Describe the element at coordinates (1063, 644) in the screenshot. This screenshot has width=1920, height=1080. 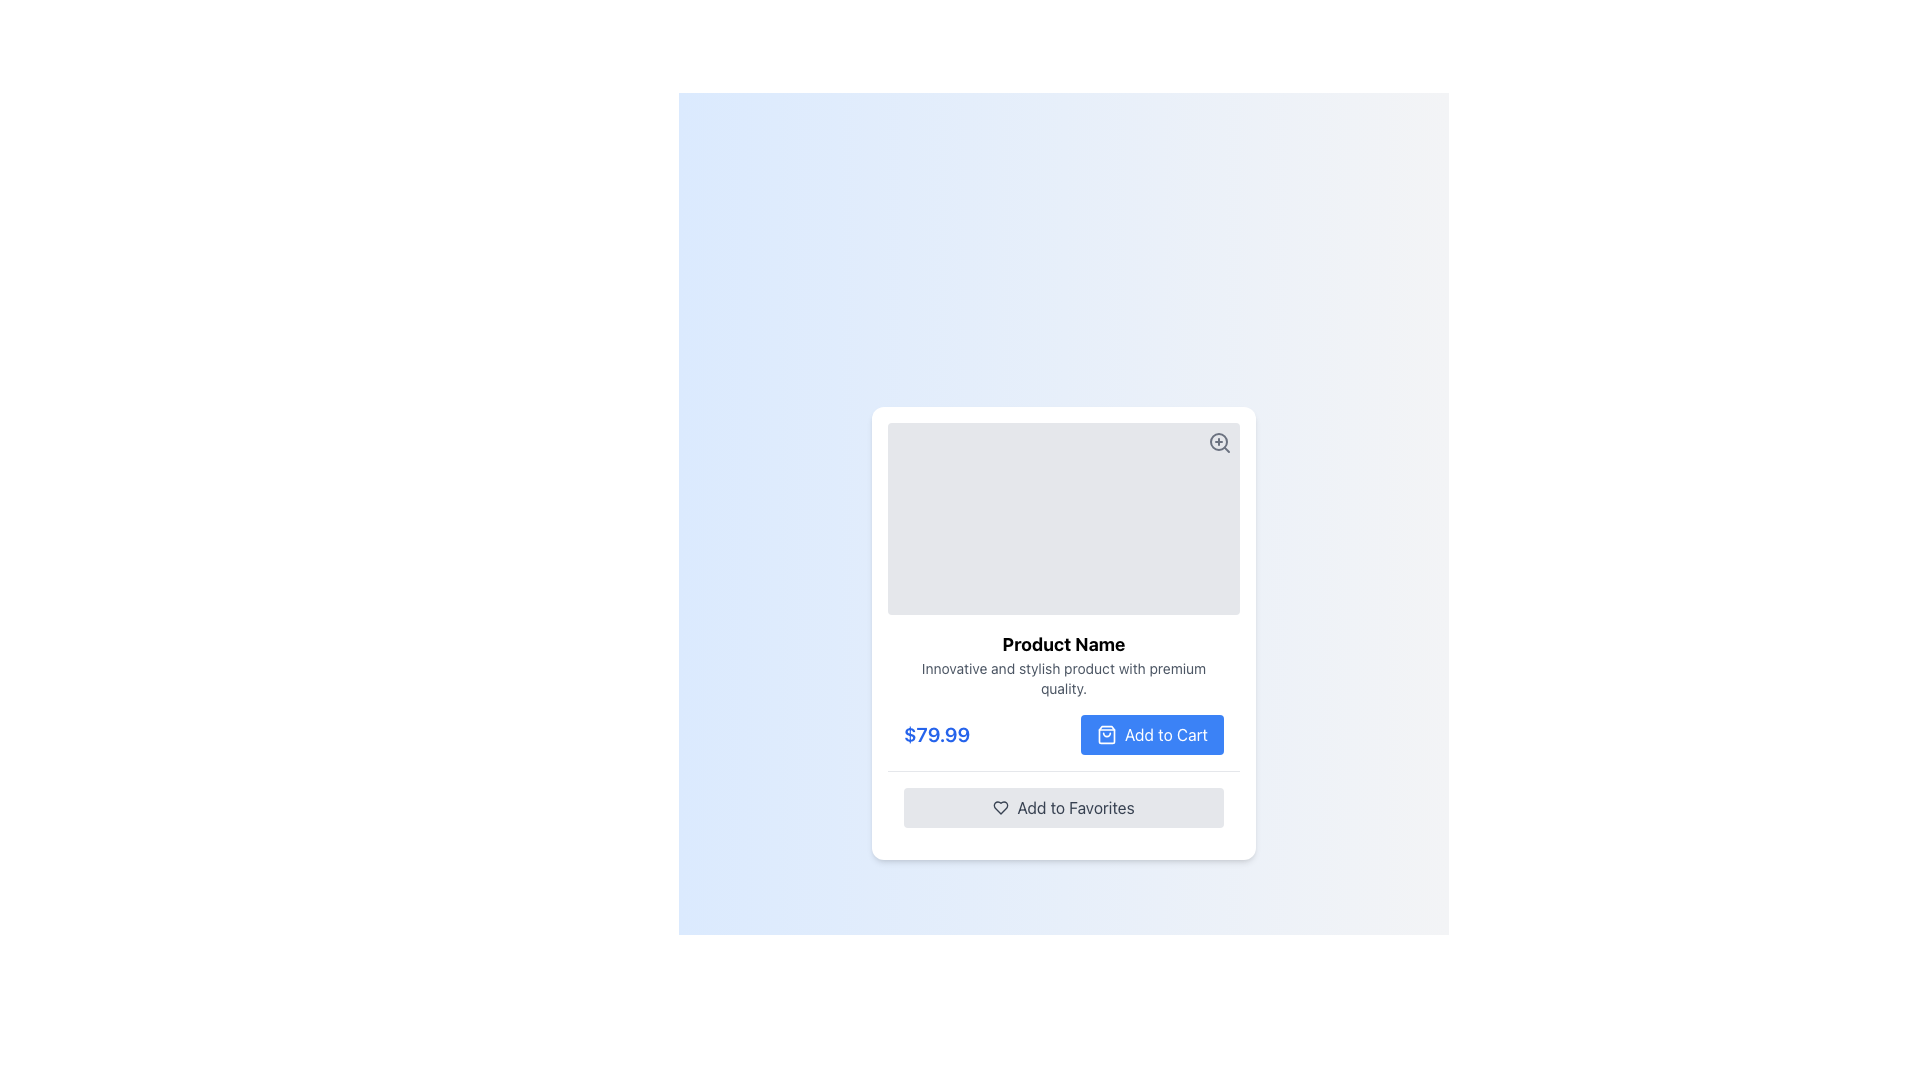
I see `bolded text labeled 'Product Name' prominently displayed at the top of the card layout` at that location.